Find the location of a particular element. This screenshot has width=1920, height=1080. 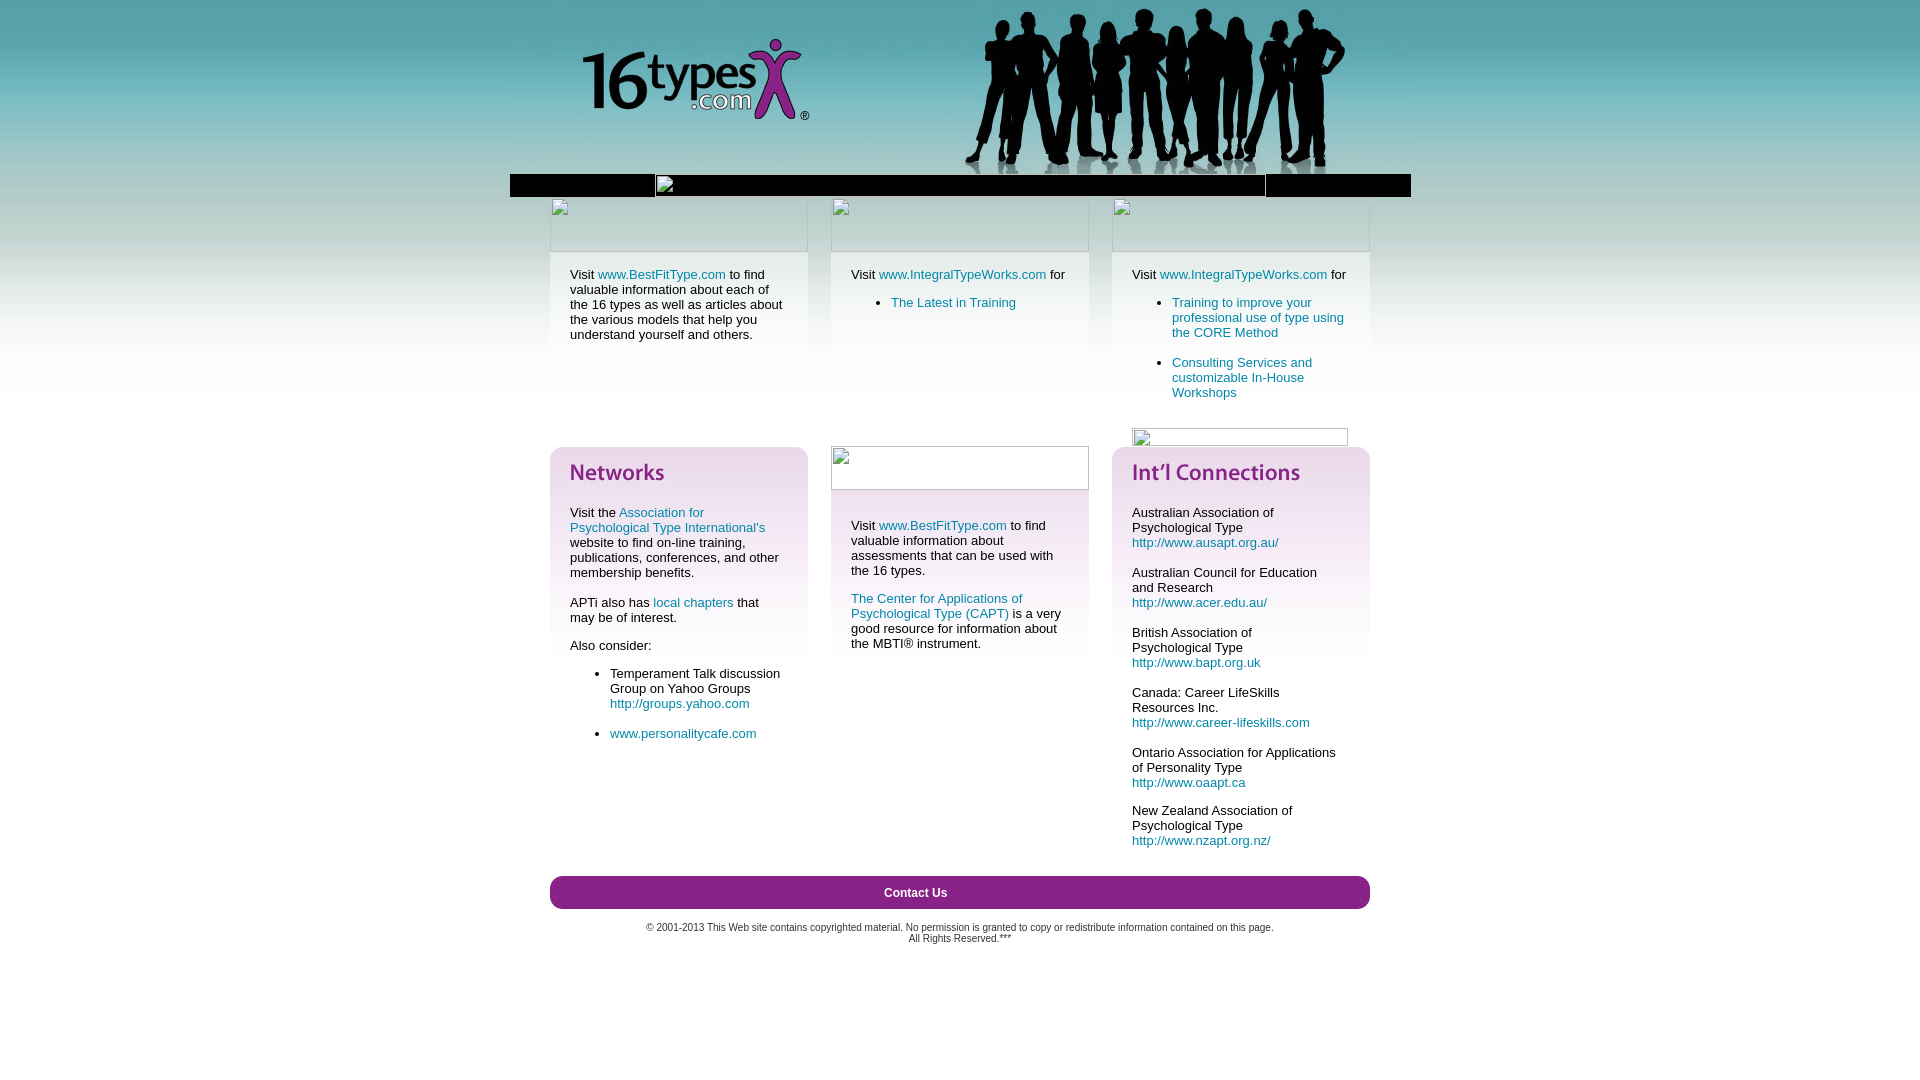

'Consulting Services and customizable In-House Workshops' is located at coordinates (1171, 377).